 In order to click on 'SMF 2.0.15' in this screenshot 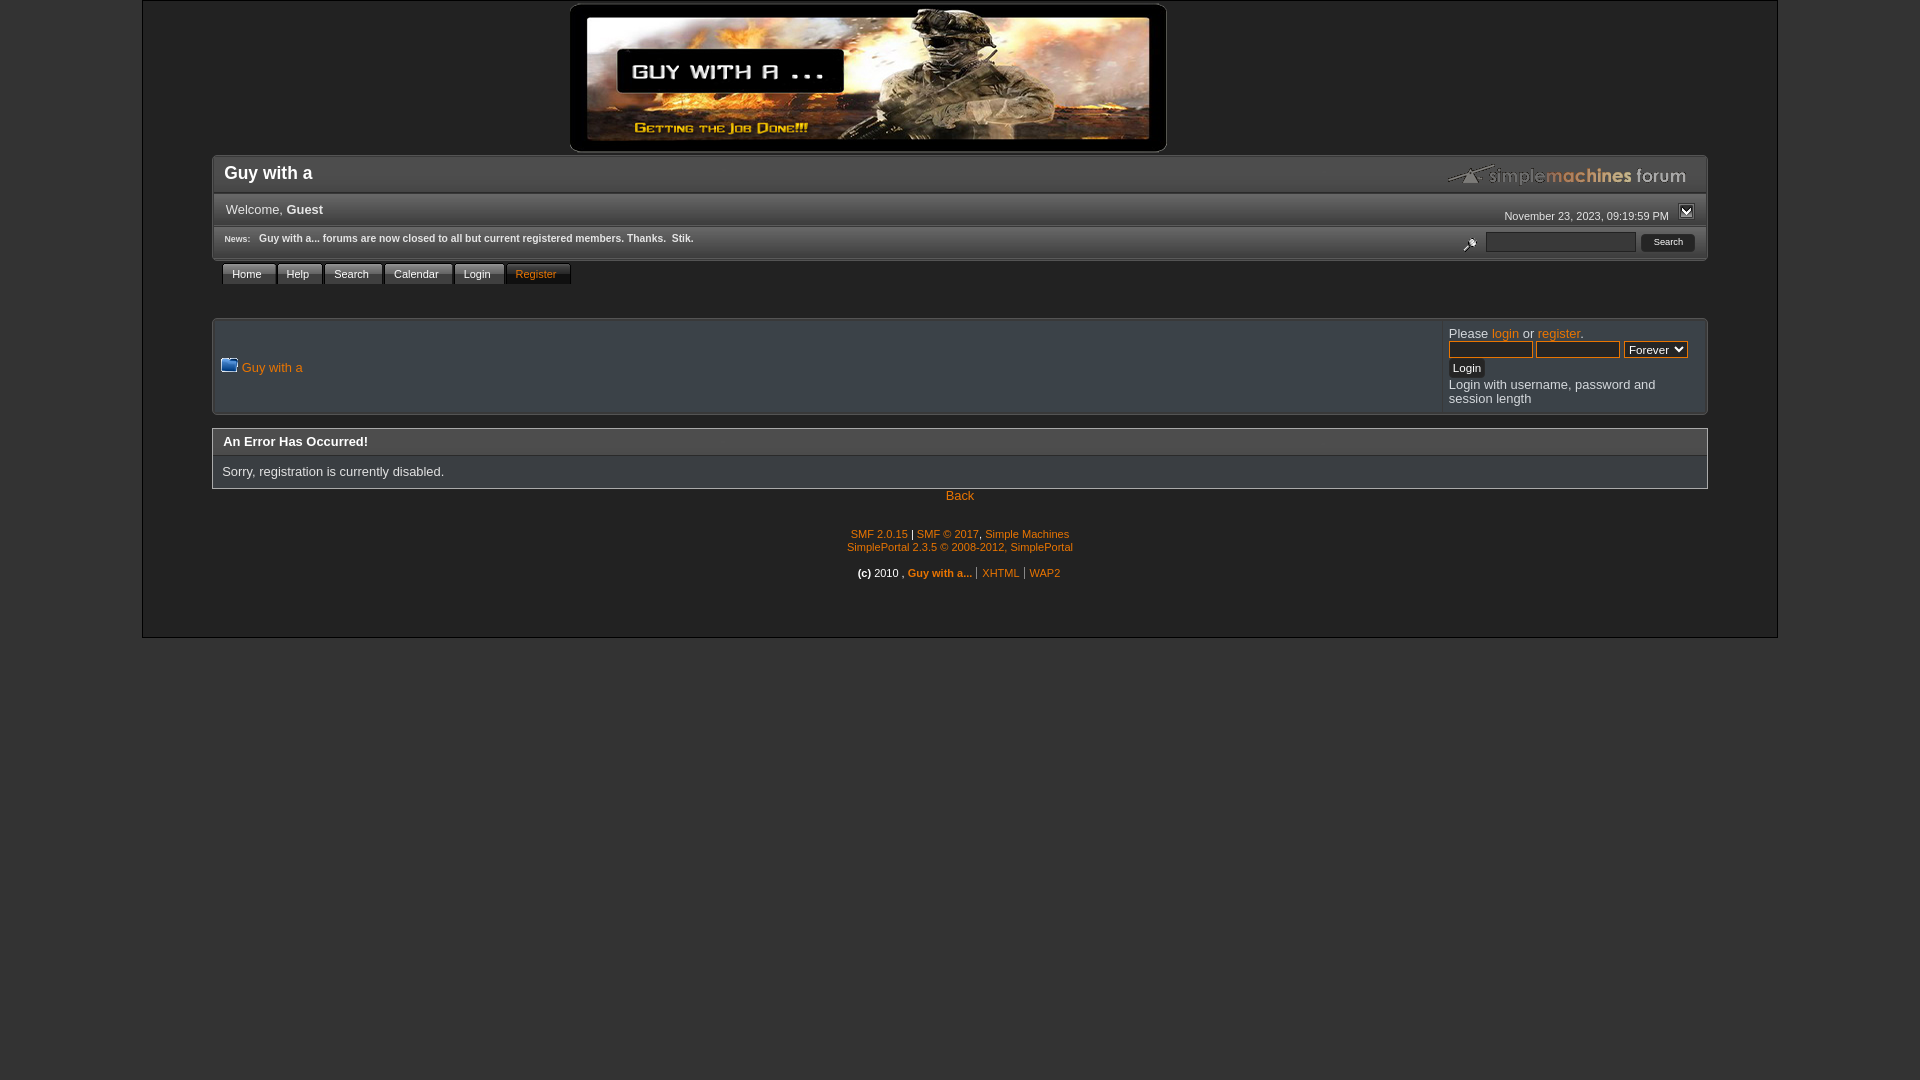, I will do `click(879, 532)`.